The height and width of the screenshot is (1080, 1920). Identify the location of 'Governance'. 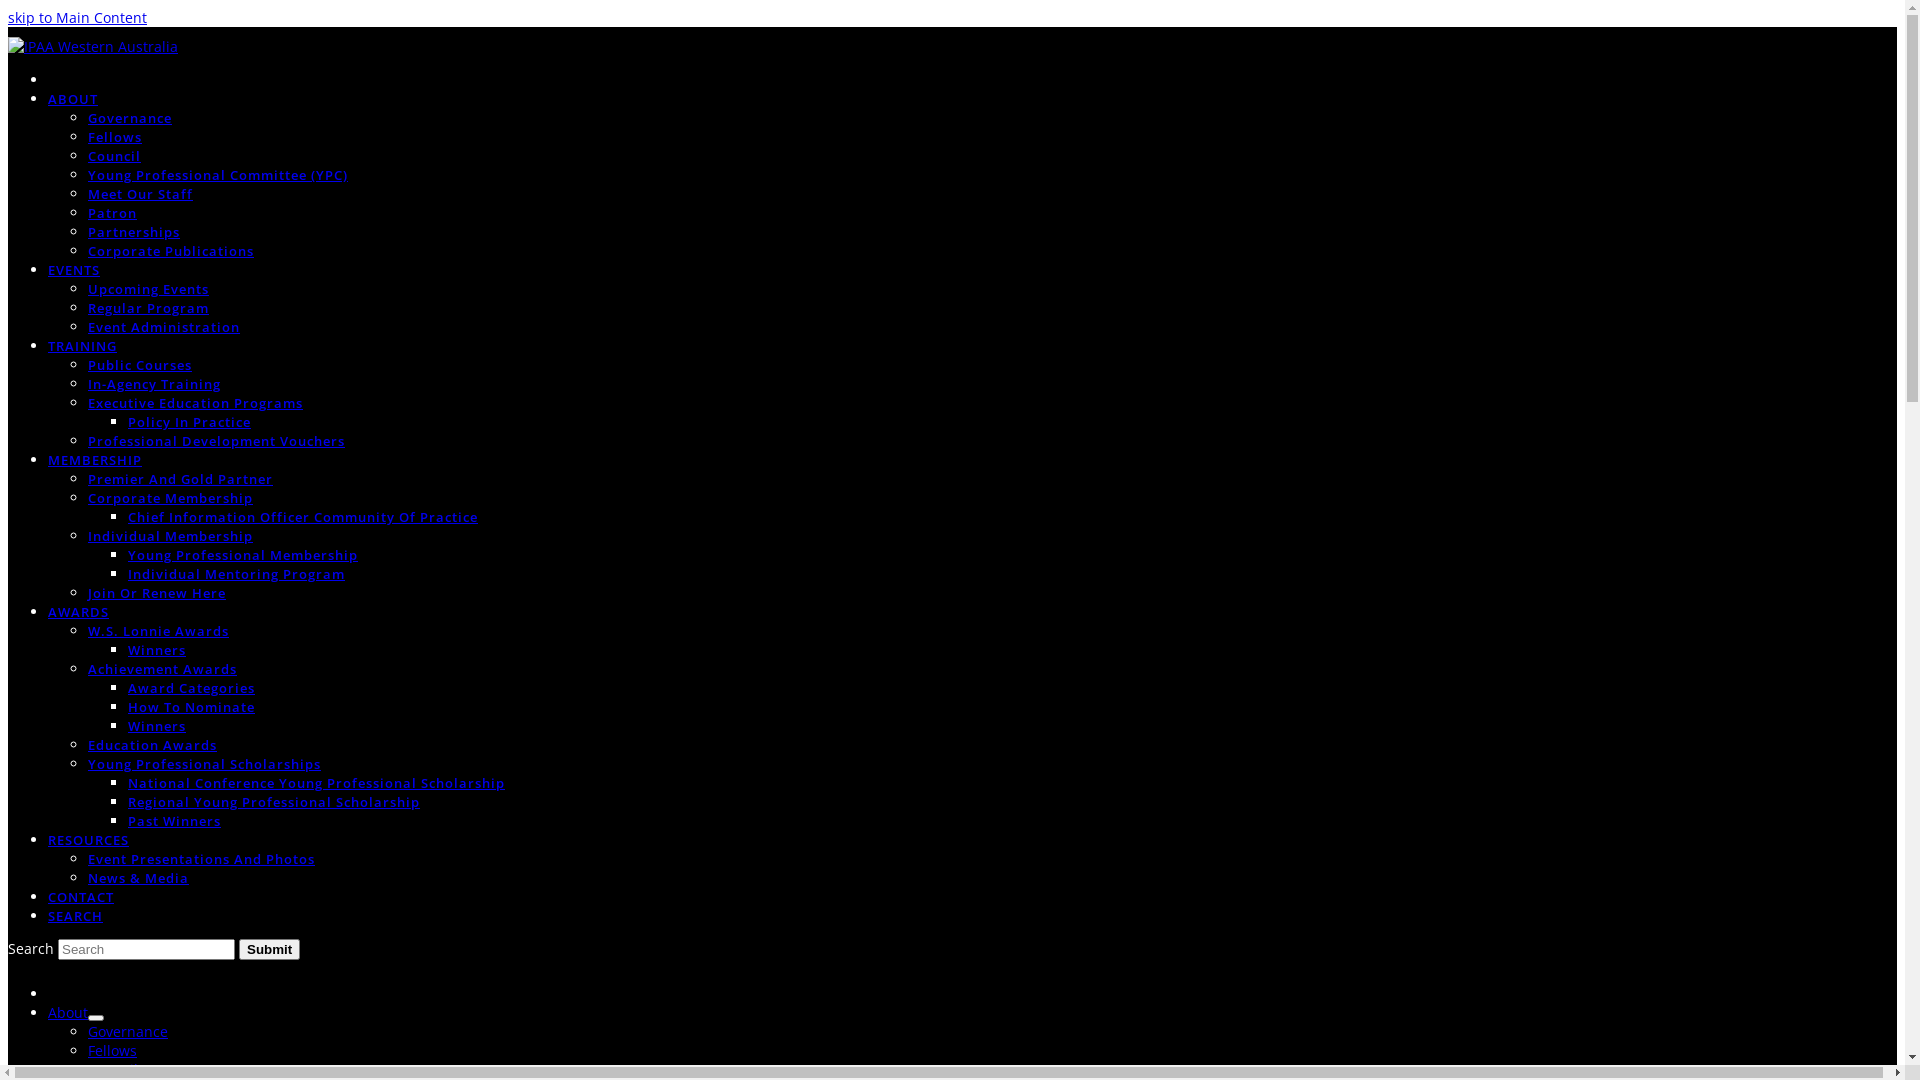
(127, 1031).